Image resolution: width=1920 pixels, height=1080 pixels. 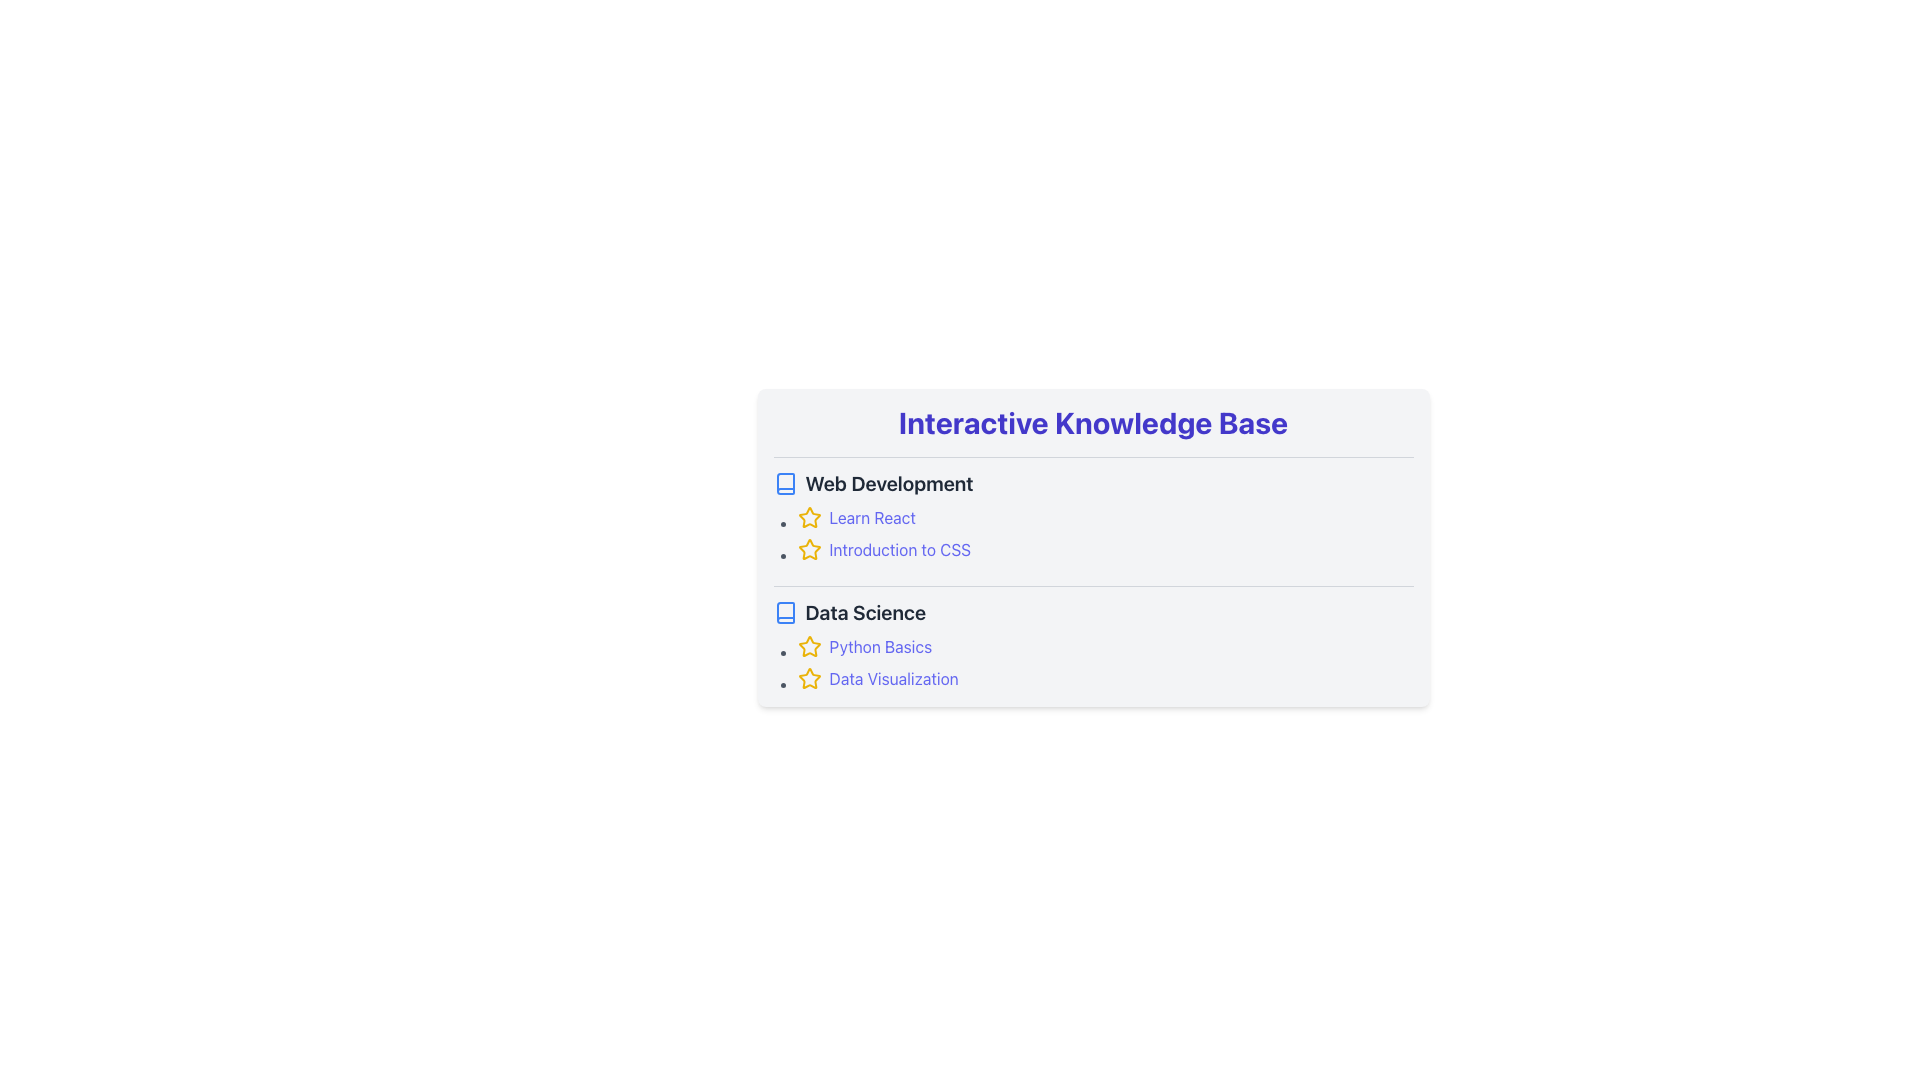 What do you see at coordinates (809, 516) in the screenshot?
I see `the rating icon located to the left of the 'Learn React' text in the 'Web Development' section of the interface` at bounding box center [809, 516].